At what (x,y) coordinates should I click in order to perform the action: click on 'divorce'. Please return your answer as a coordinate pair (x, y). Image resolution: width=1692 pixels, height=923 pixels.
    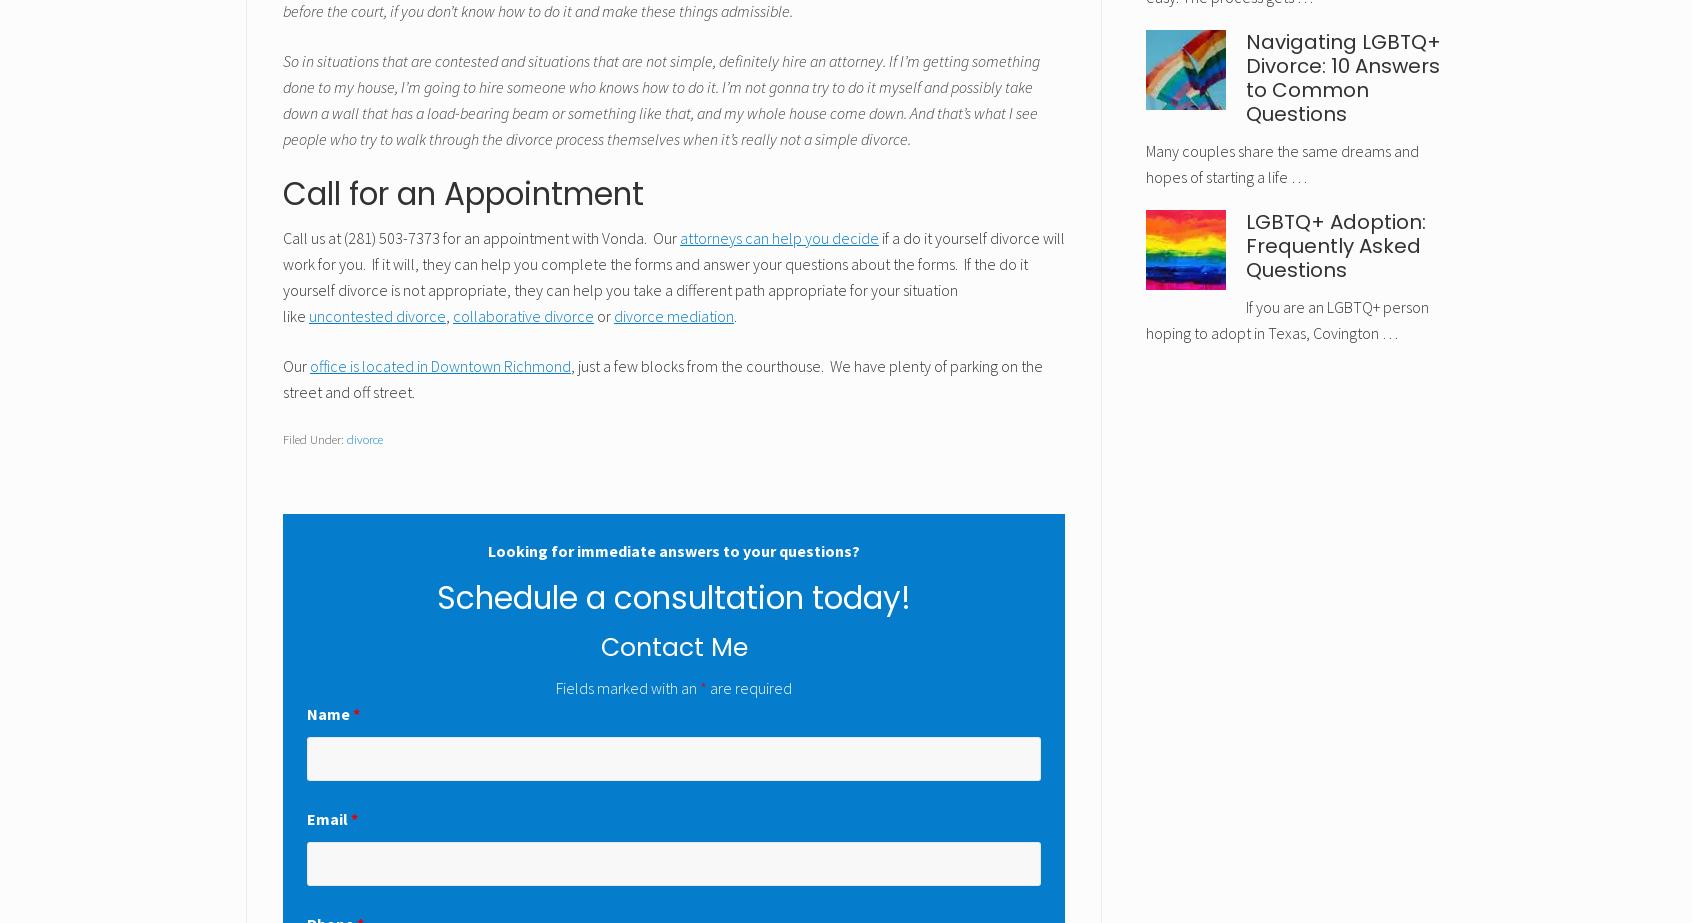
    Looking at the image, I should click on (364, 438).